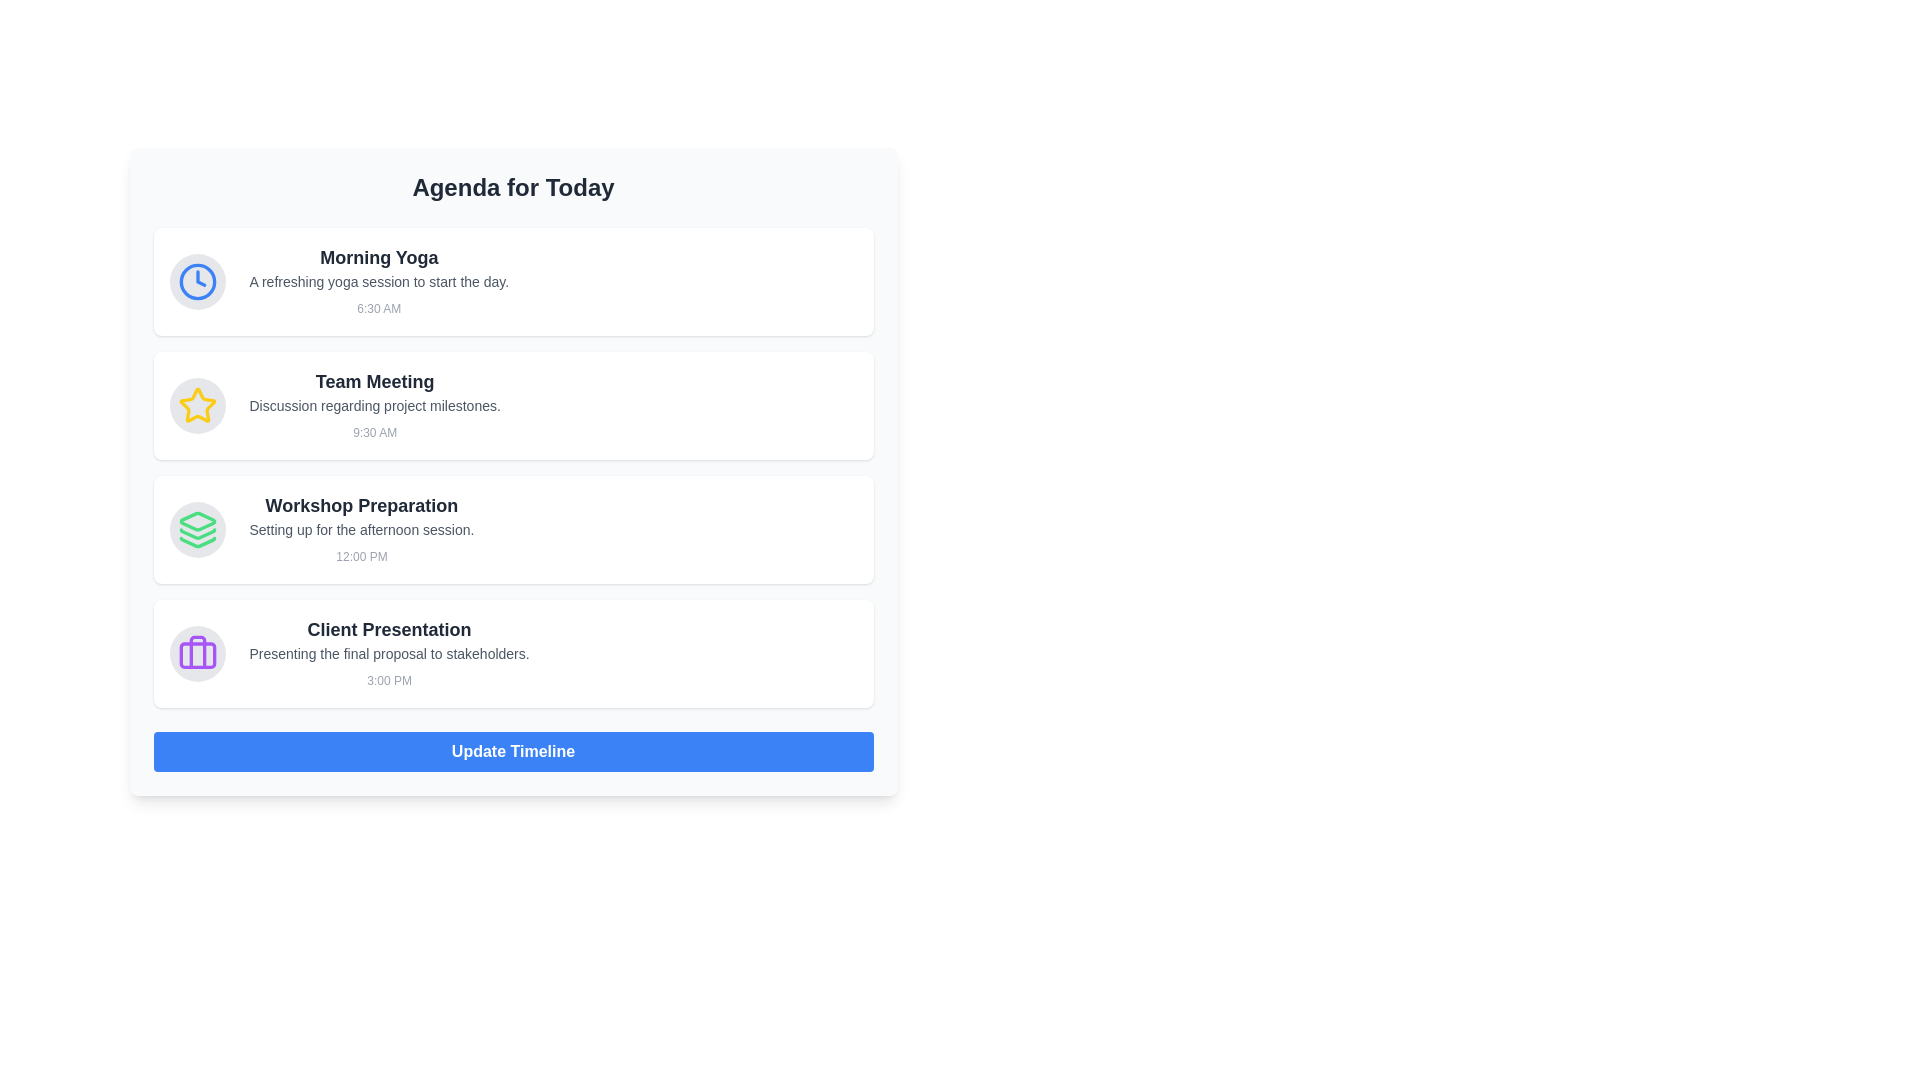 The width and height of the screenshot is (1920, 1080). What do you see at coordinates (197, 654) in the screenshot?
I see `the 'Client Presentation' icon located in the fourth list item of the agenda by moving the cursor to its center point` at bounding box center [197, 654].